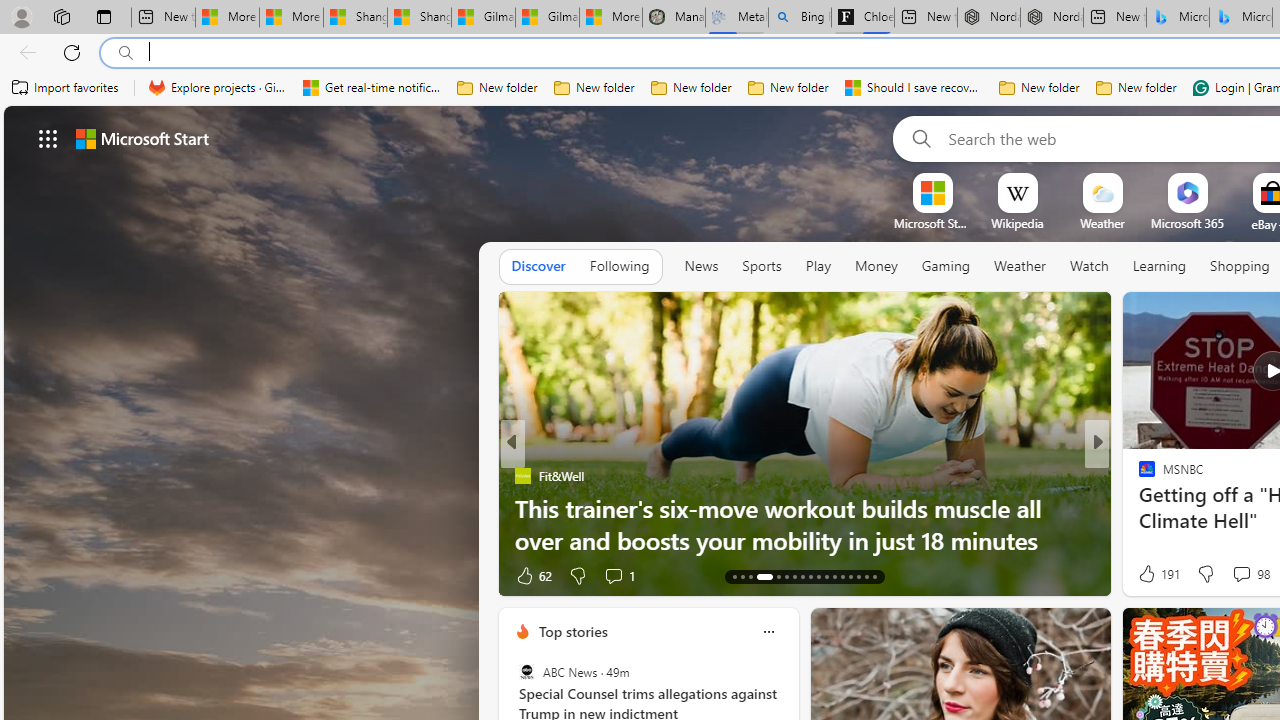 This screenshot has height=720, width=1280. Describe the element at coordinates (850, 577) in the screenshot. I see `'AutomationID: tab-26'` at that location.